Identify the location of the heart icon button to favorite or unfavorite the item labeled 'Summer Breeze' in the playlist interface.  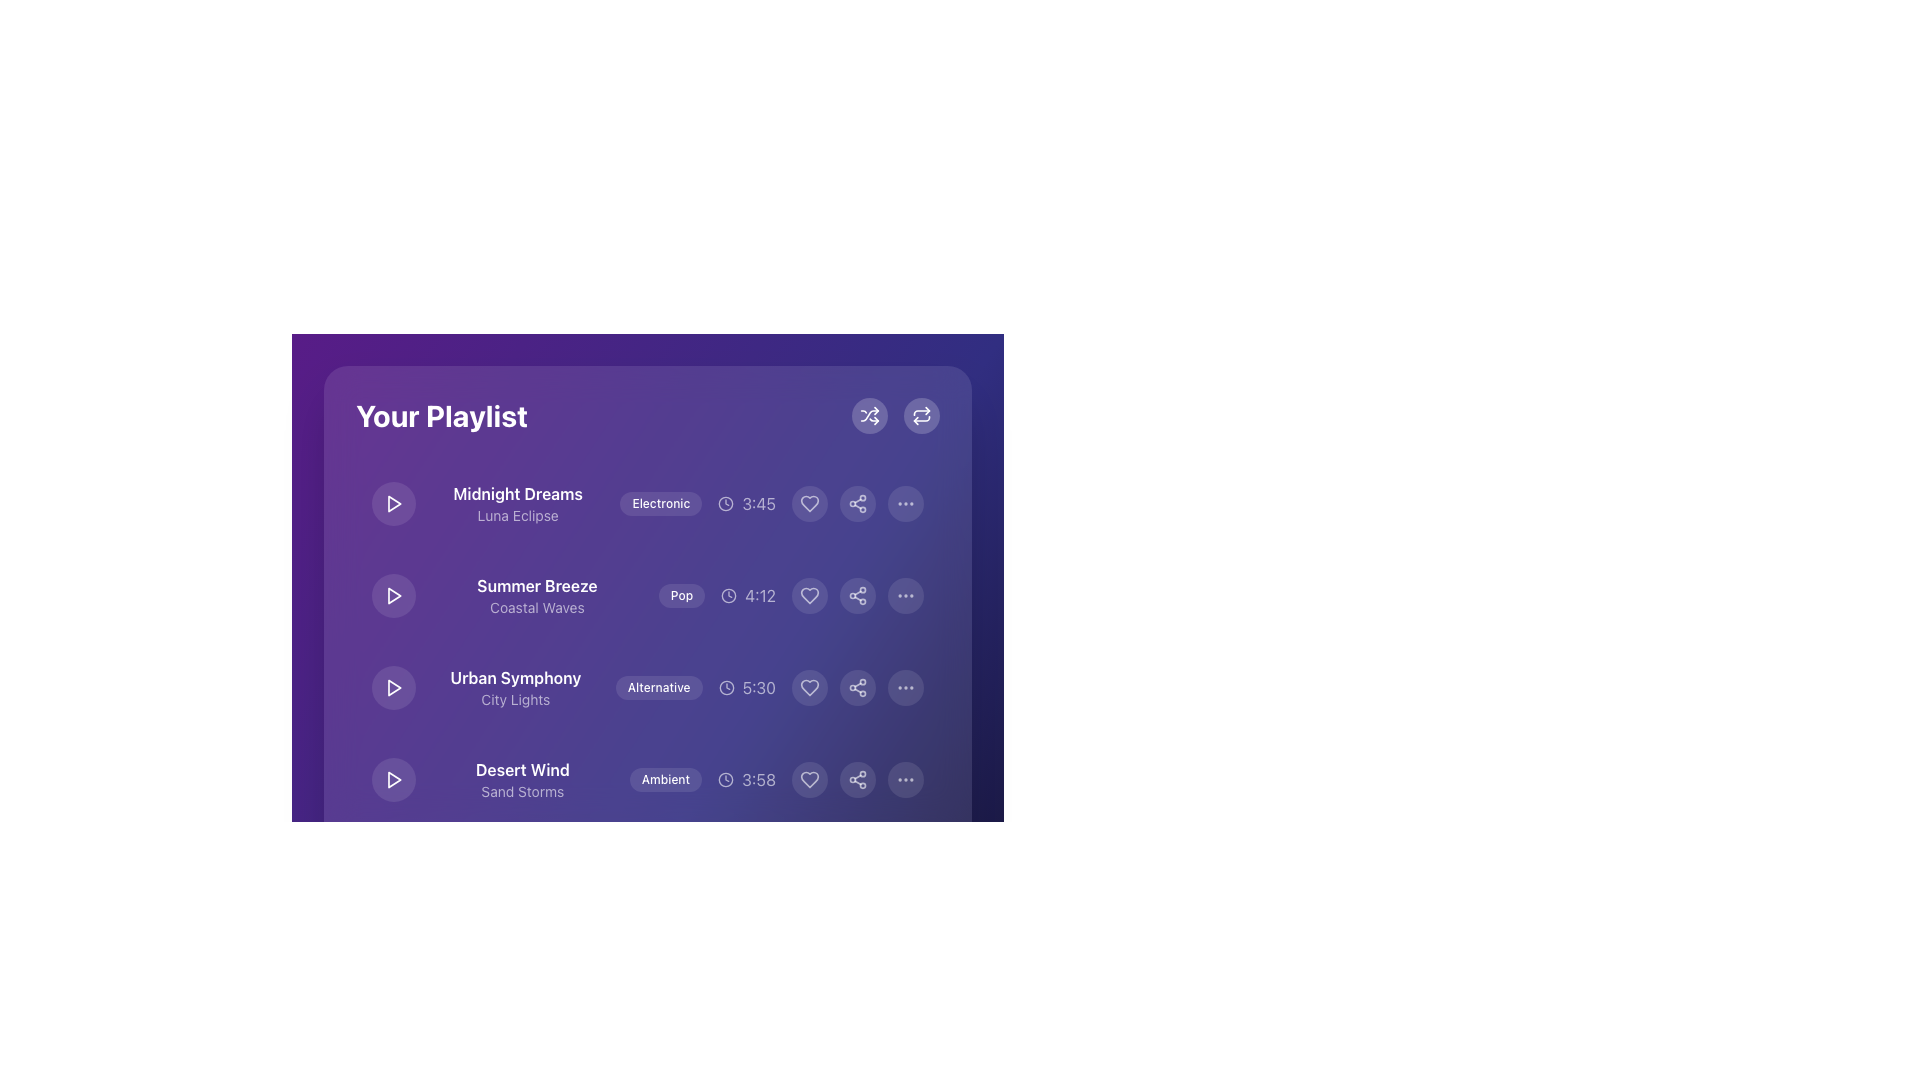
(810, 595).